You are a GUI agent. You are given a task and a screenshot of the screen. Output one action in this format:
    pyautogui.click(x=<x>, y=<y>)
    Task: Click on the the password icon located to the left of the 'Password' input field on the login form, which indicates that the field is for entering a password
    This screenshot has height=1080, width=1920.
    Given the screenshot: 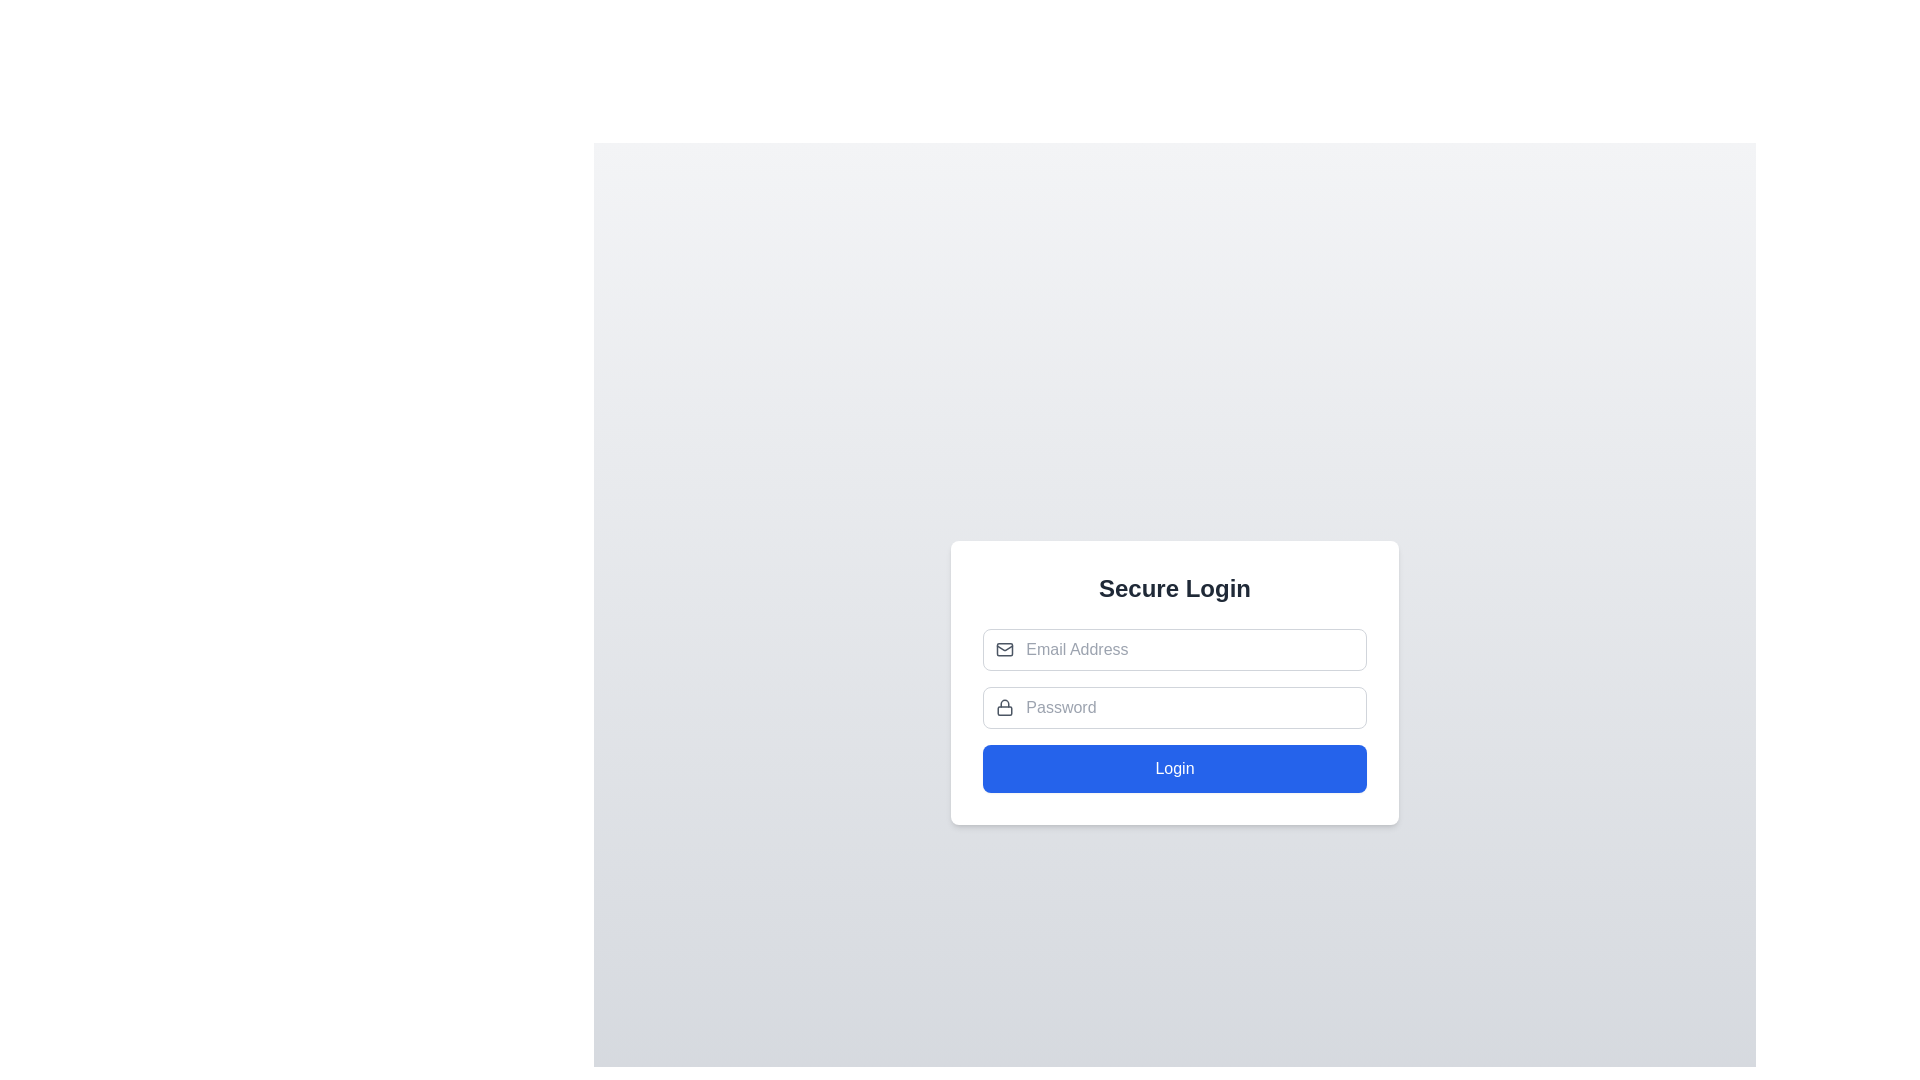 What is the action you would take?
    pyautogui.click(x=1005, y=707)
    